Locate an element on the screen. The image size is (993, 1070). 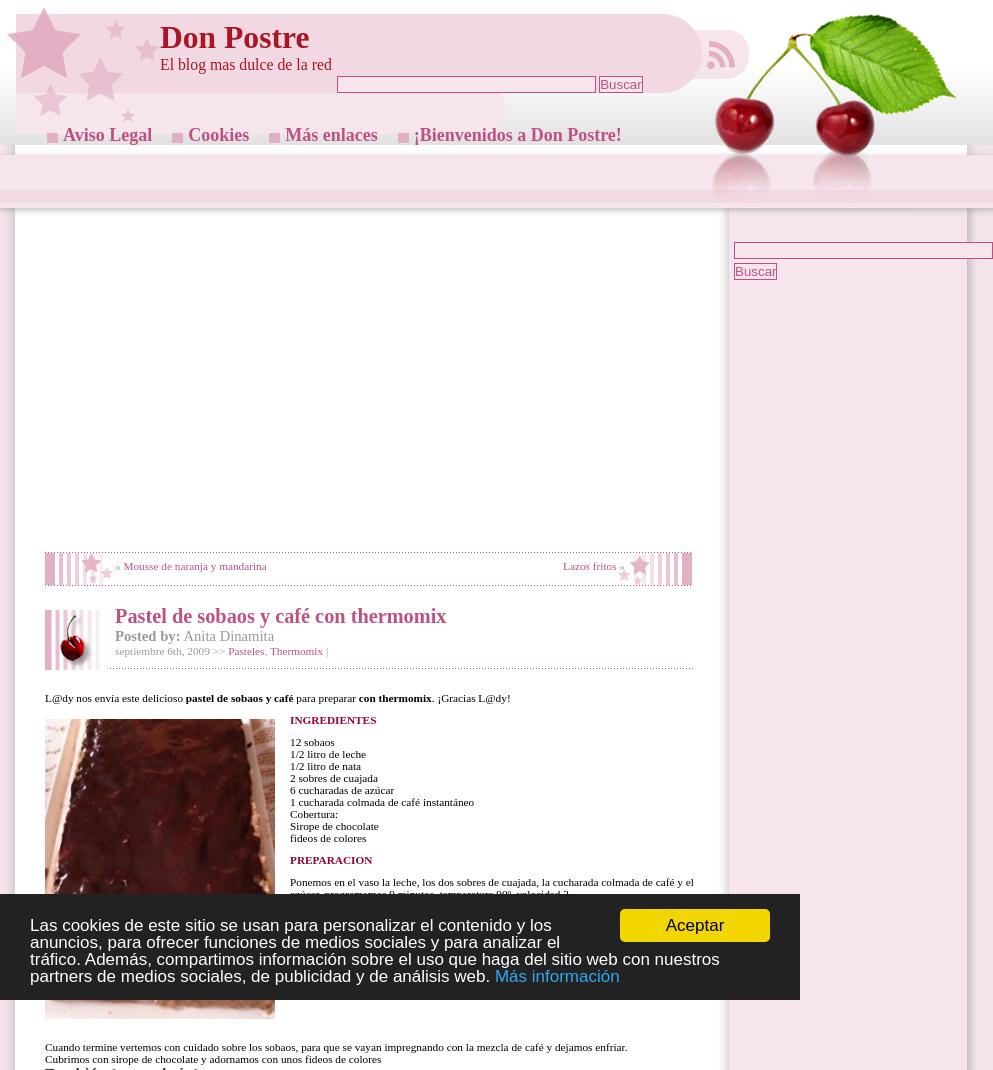
'Anita Dinamita' is located at coordinates (226, 636).